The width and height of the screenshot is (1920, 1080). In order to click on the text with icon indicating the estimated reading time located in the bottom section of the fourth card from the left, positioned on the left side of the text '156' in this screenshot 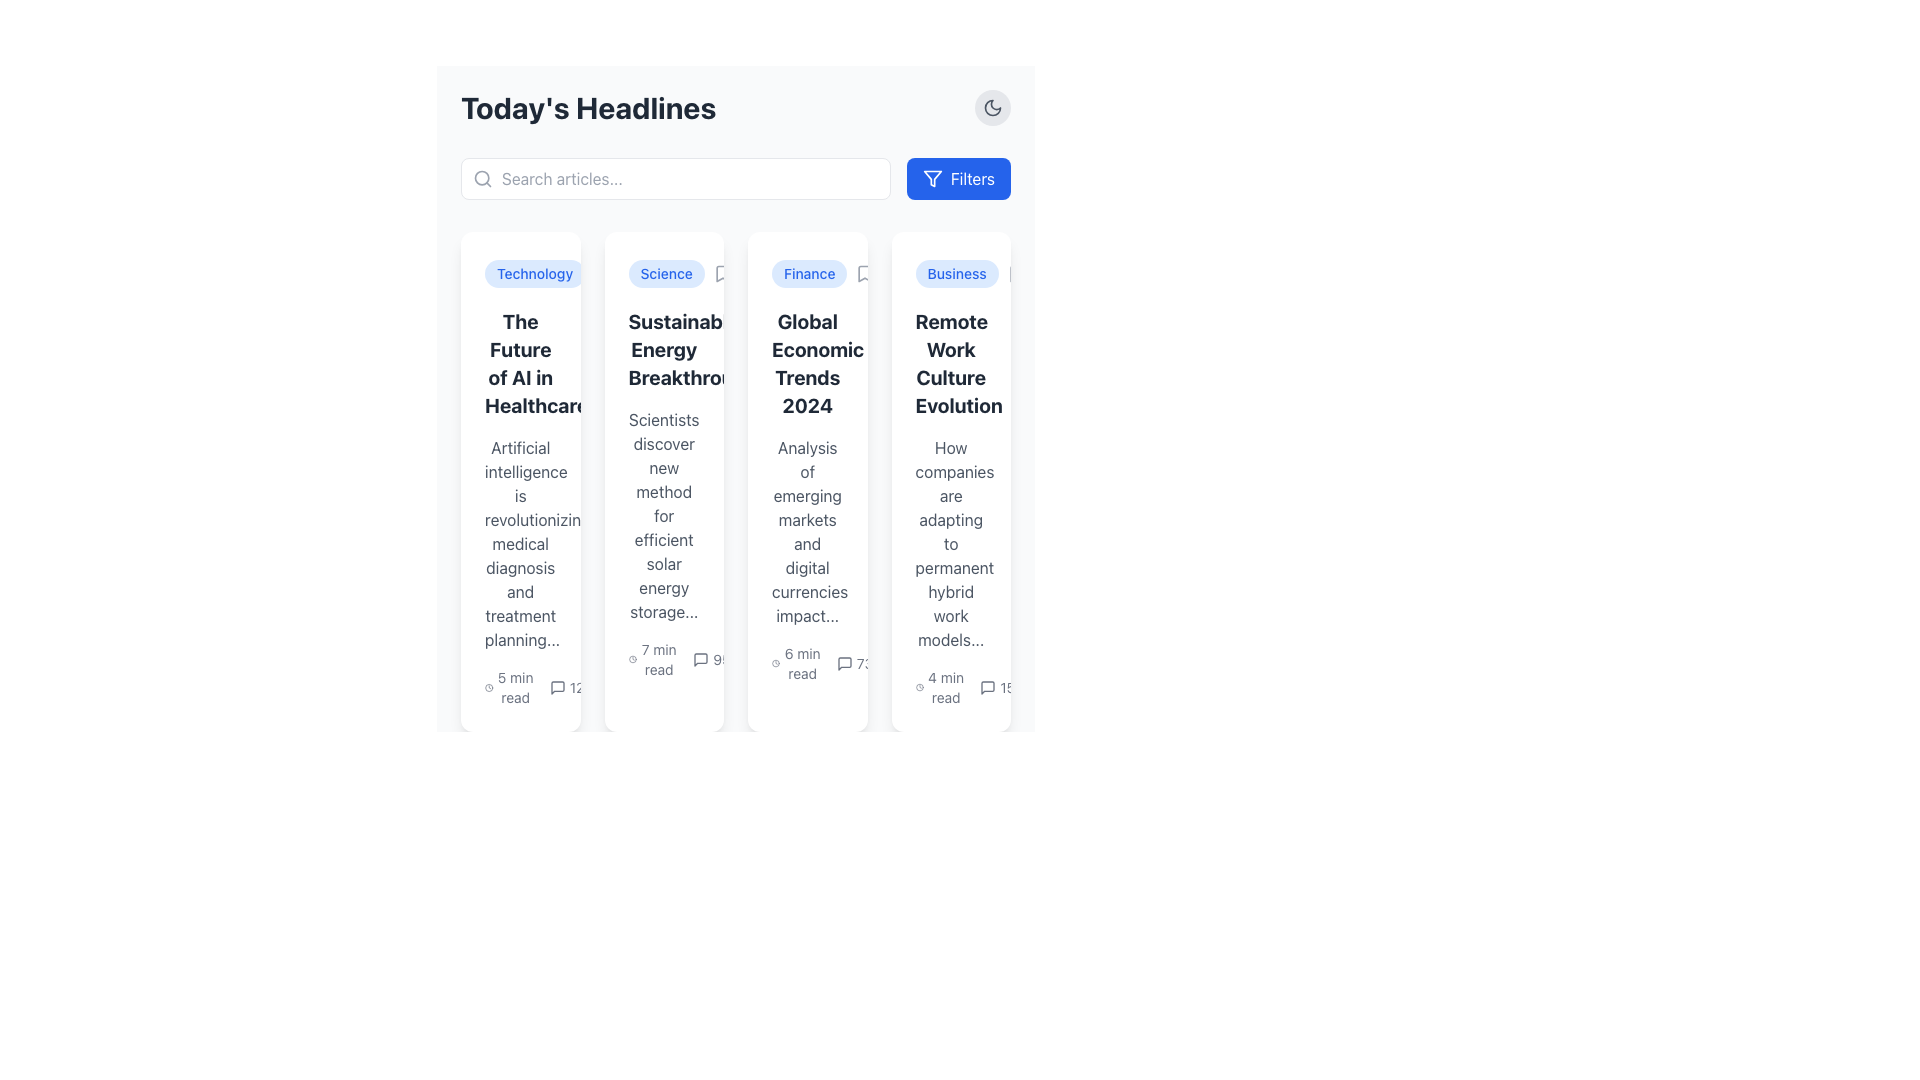, I will do `click(938, 686)`.